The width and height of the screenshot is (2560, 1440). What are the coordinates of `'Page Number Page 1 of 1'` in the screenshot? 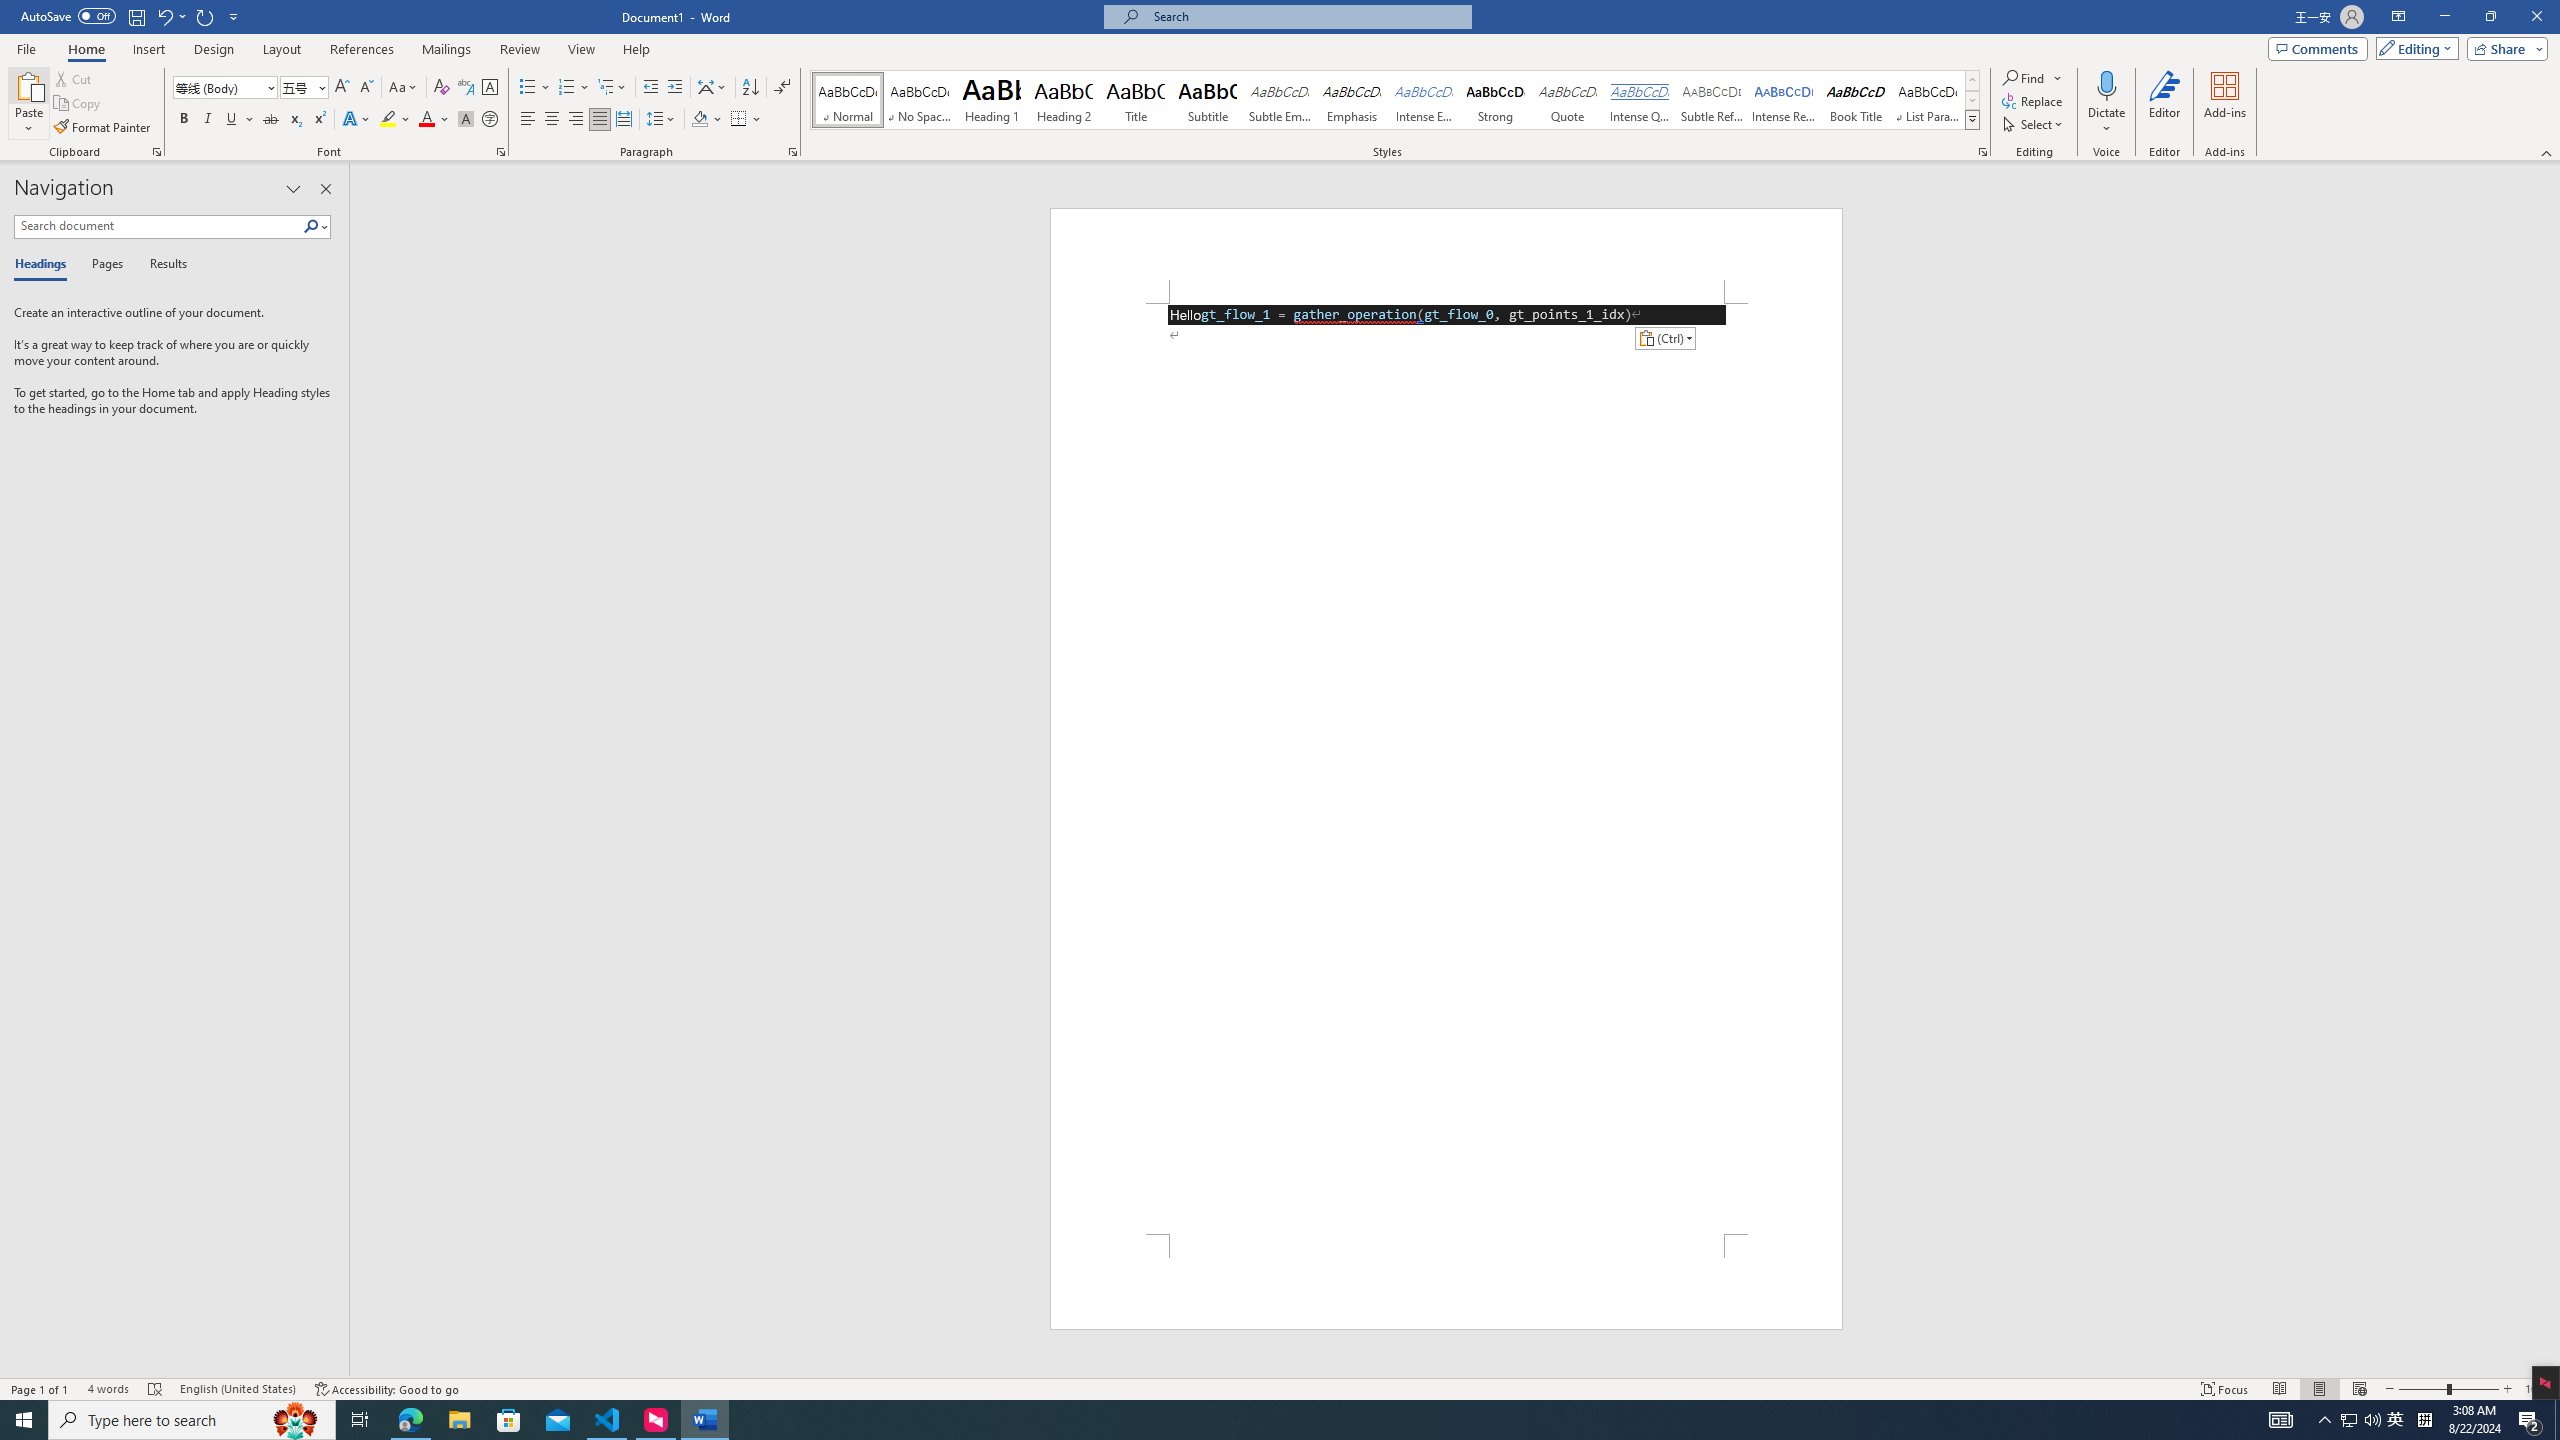 It's located at (40, 1389).